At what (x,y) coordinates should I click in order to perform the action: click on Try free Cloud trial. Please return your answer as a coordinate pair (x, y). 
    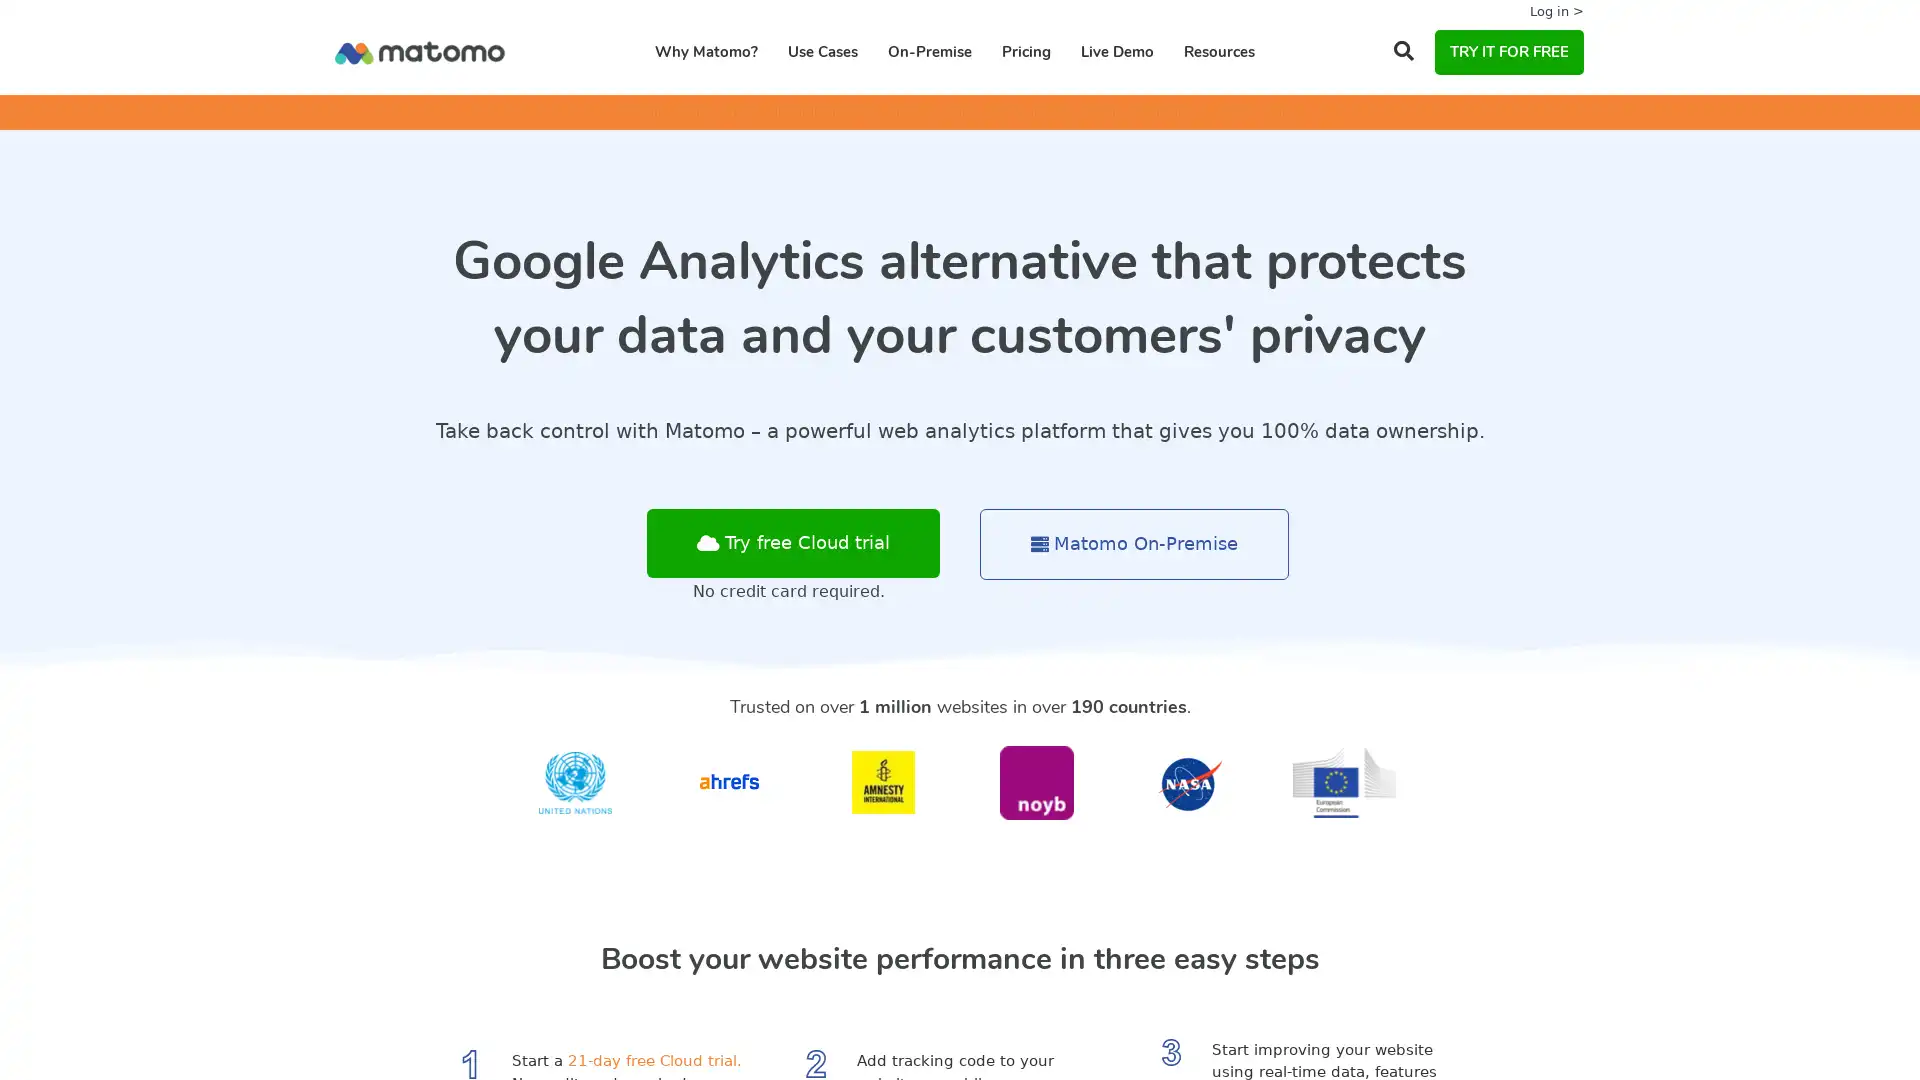
    Looking at the image, I should click on (792, 543).